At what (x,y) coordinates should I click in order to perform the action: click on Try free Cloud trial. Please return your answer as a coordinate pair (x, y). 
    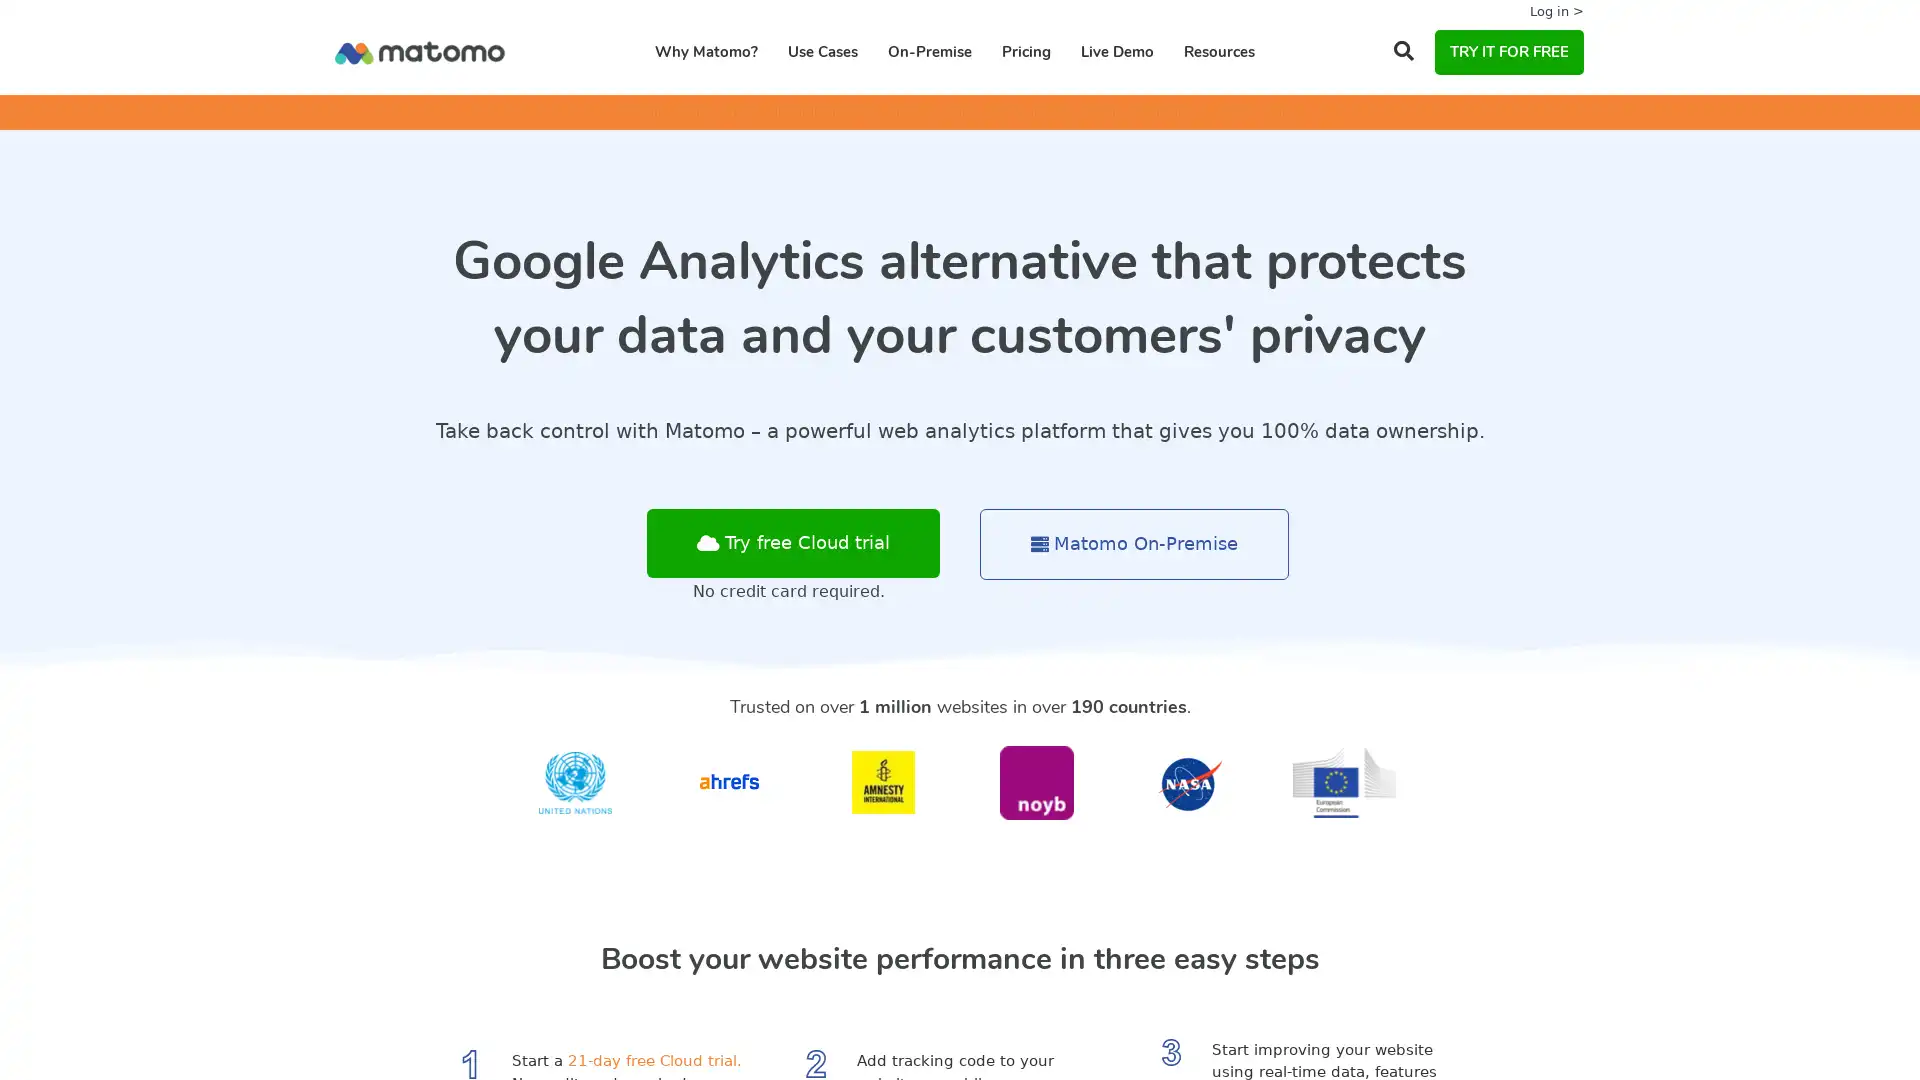
    Looking at the image, I should click on (792, 543).